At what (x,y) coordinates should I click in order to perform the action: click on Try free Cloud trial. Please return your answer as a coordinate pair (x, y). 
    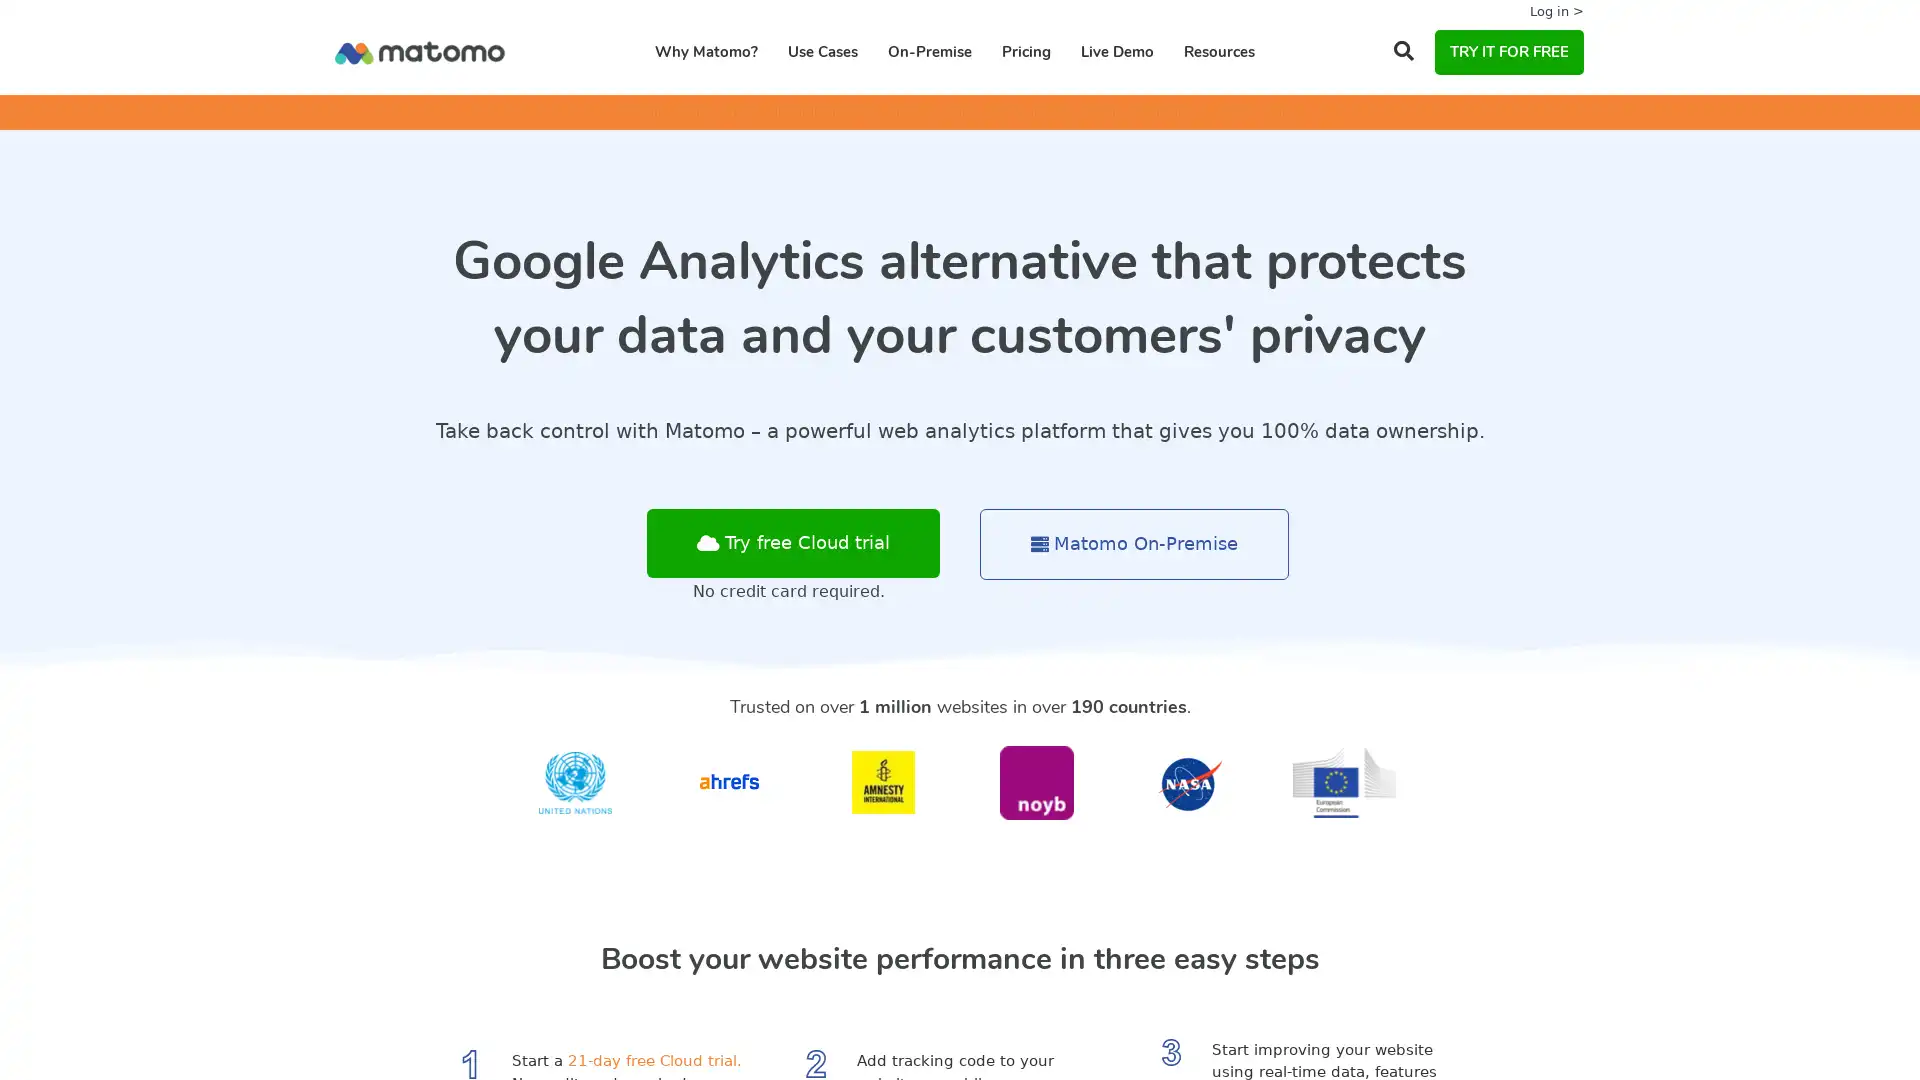
    Looking at the image, I should click on (792, 543).